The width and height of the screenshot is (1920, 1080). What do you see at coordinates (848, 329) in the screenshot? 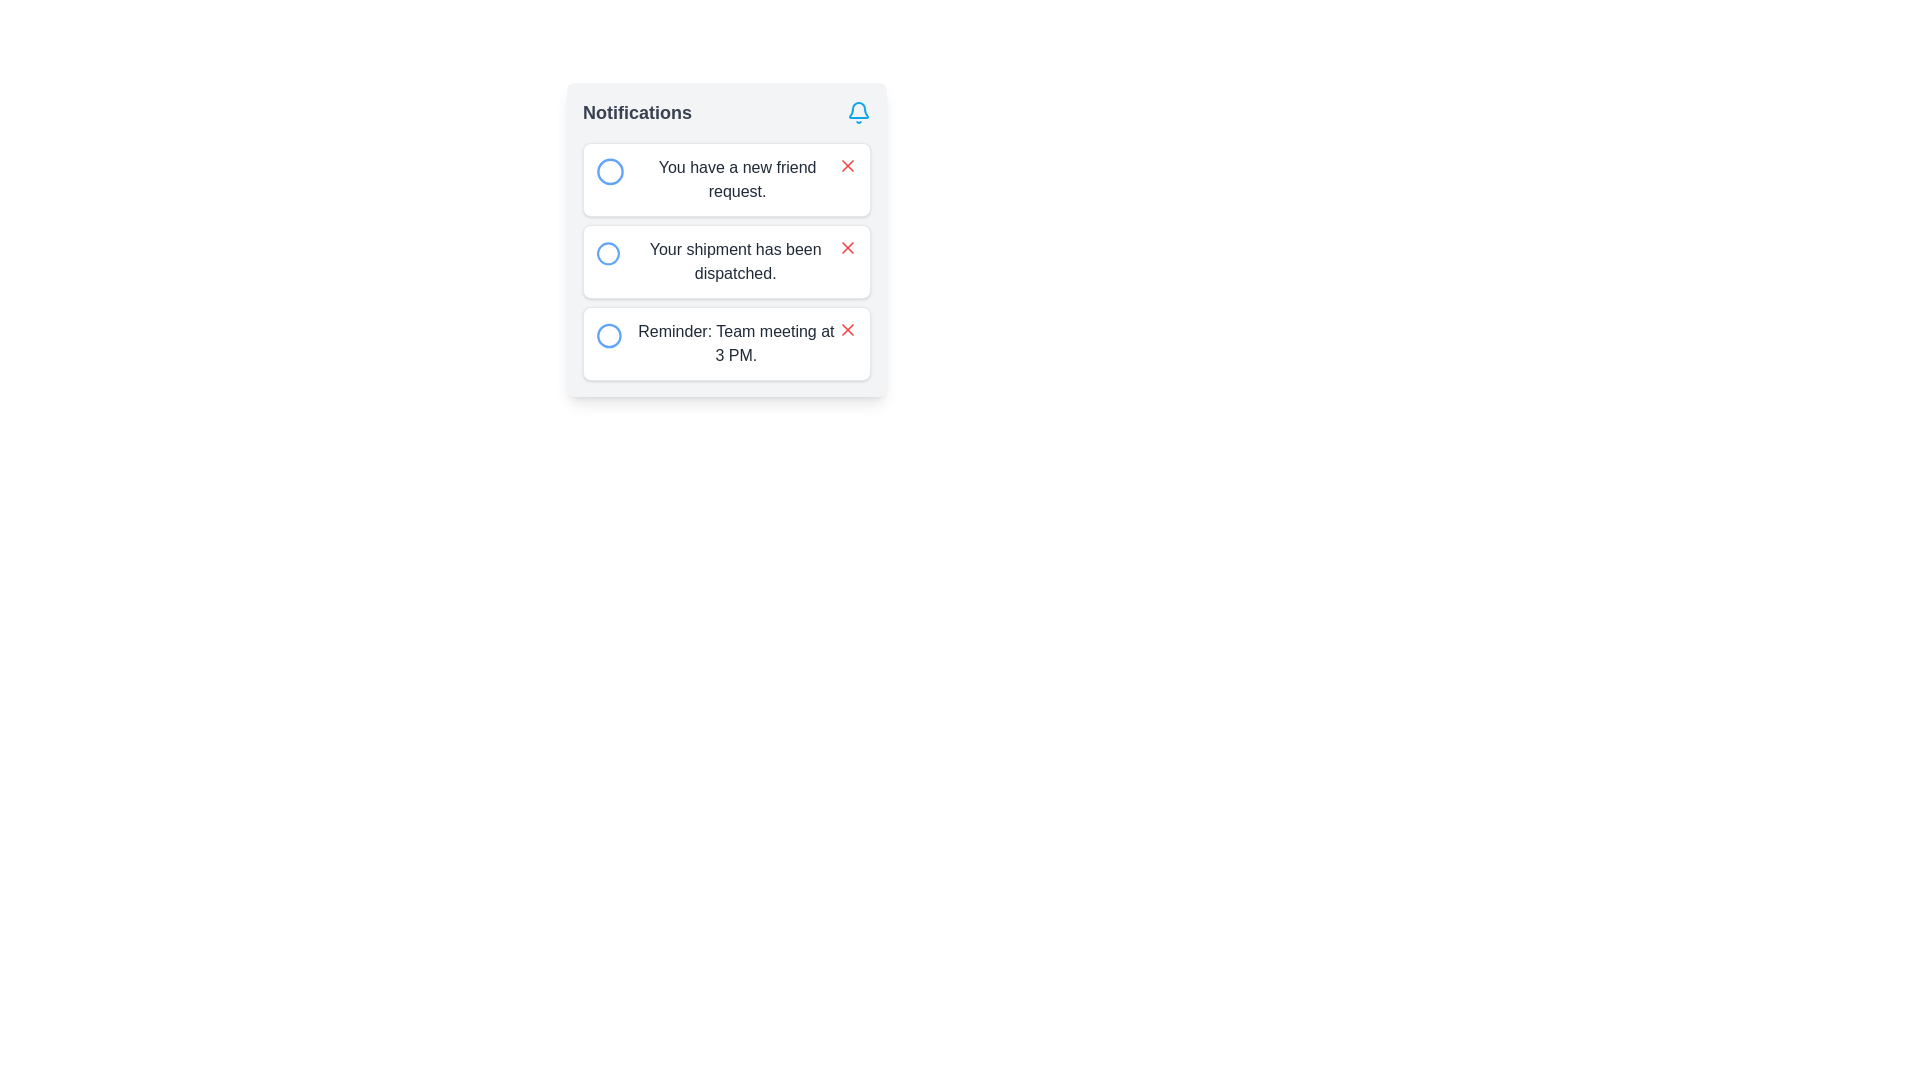
I see `the small red 'X' button located at the far right end of the notification containing the message 'Reminder: Team meeting at 3 PM.'` at bounding box center [848, 329].